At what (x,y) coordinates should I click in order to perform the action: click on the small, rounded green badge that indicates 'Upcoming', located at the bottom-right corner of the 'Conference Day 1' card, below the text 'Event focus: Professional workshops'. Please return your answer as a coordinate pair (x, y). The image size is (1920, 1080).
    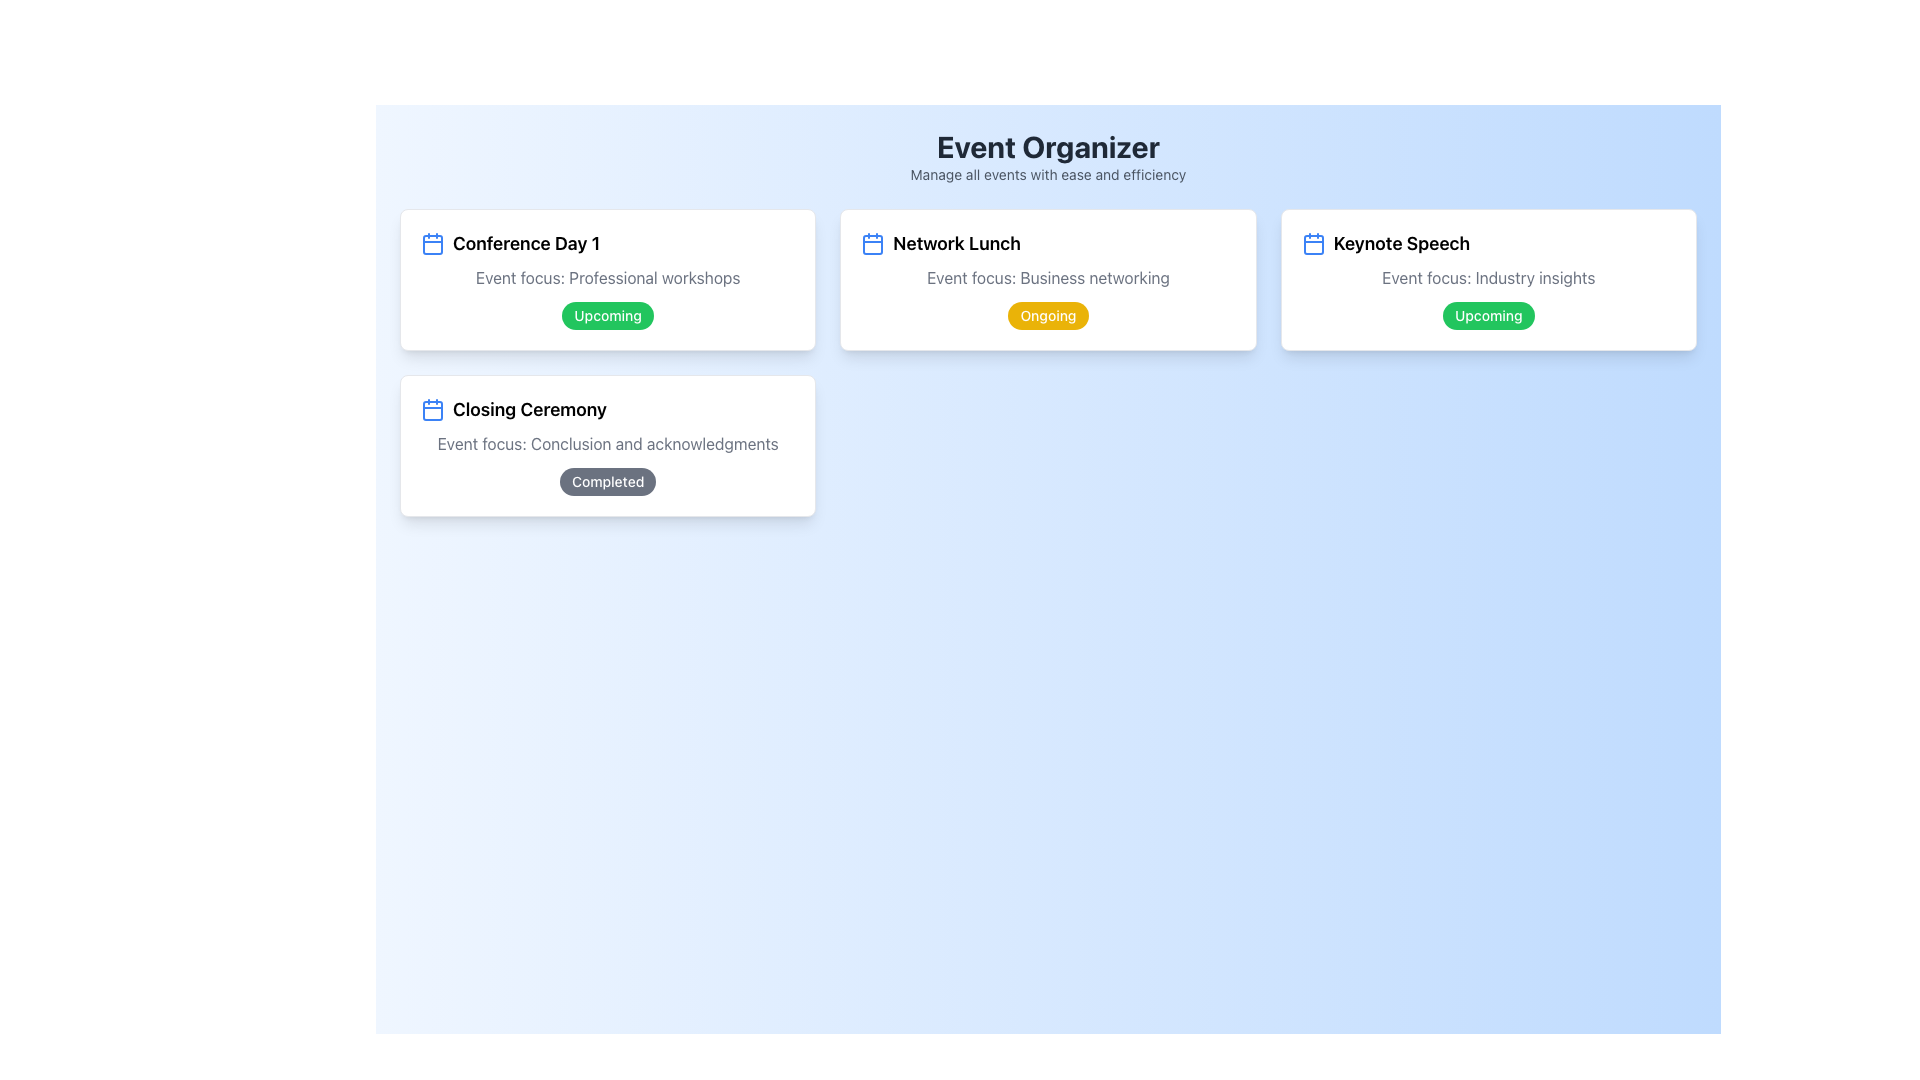
    Looking at the image, I should click on (607, 315).